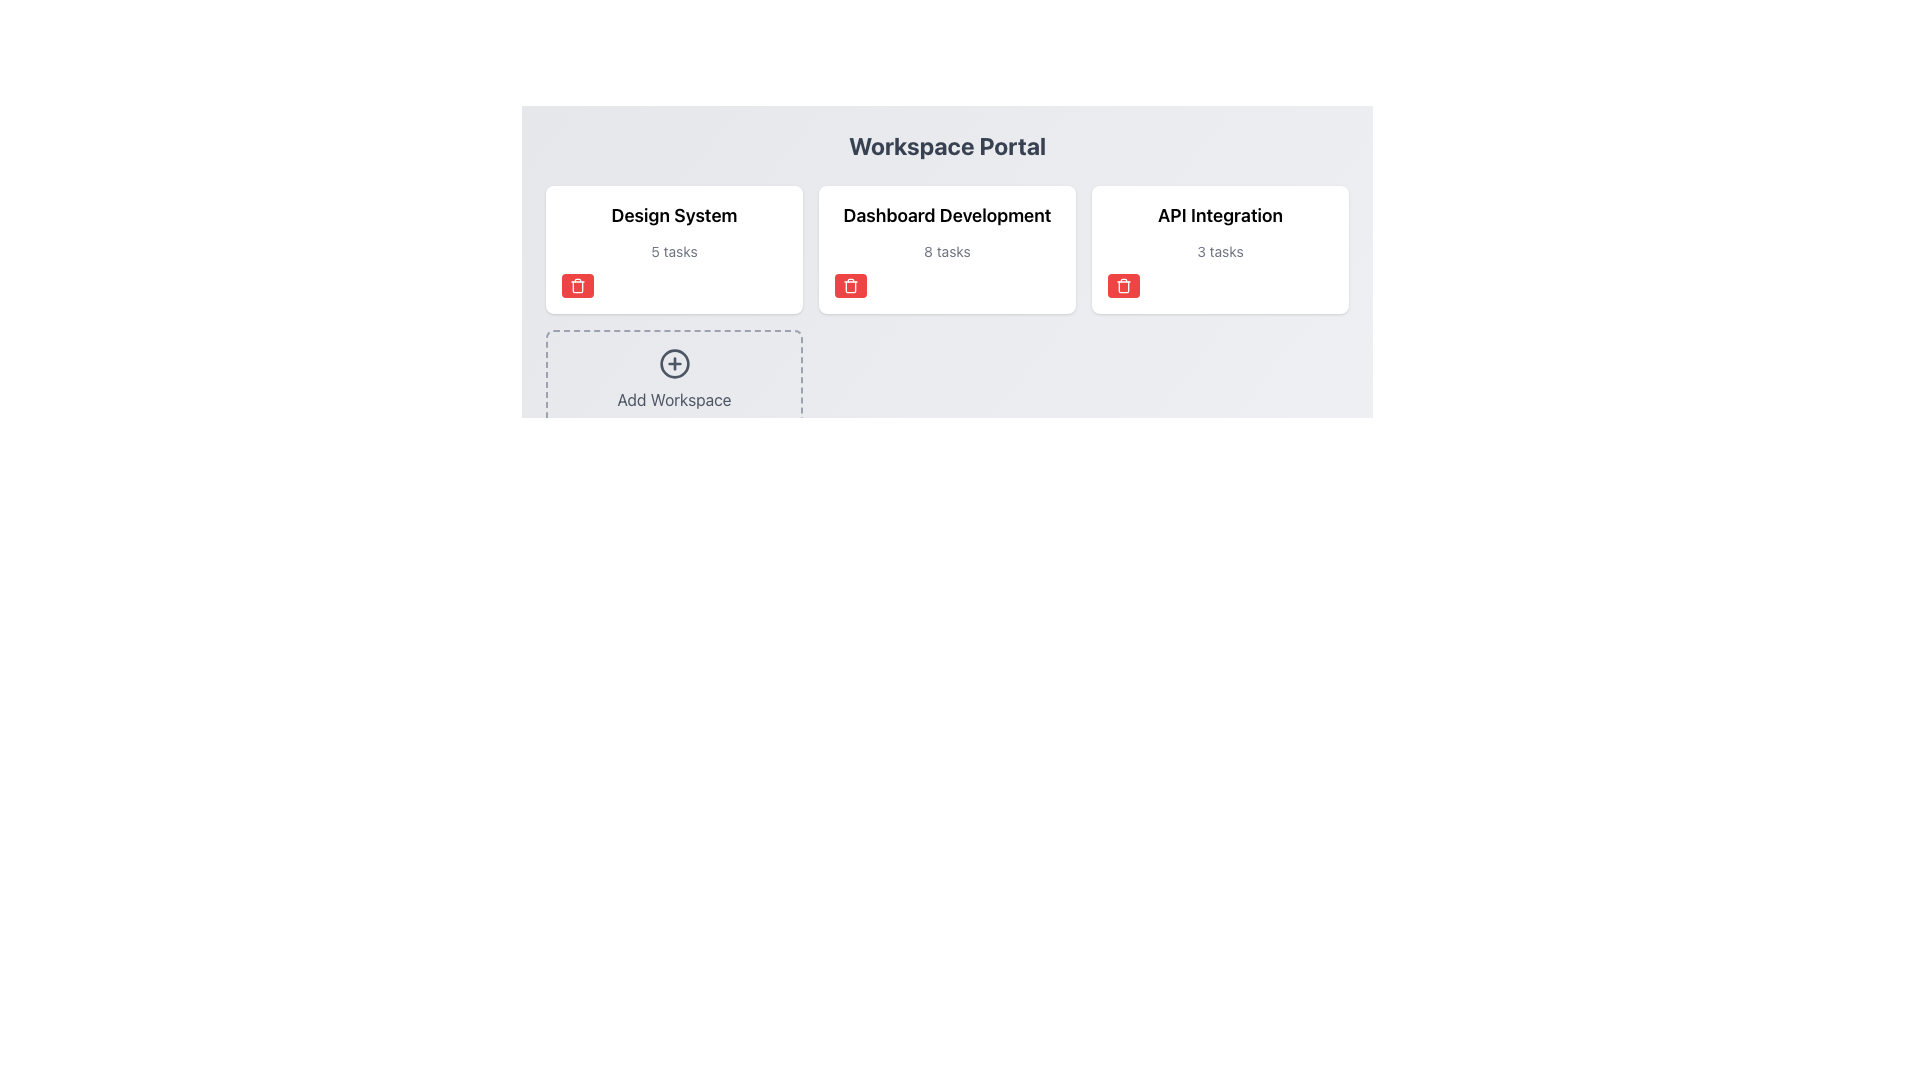 The height and width of the screenshot is (1080, 1920). Describe the element at coordinates (850, 285) in the screenshot. I see `the red trash bin icon` at that location.